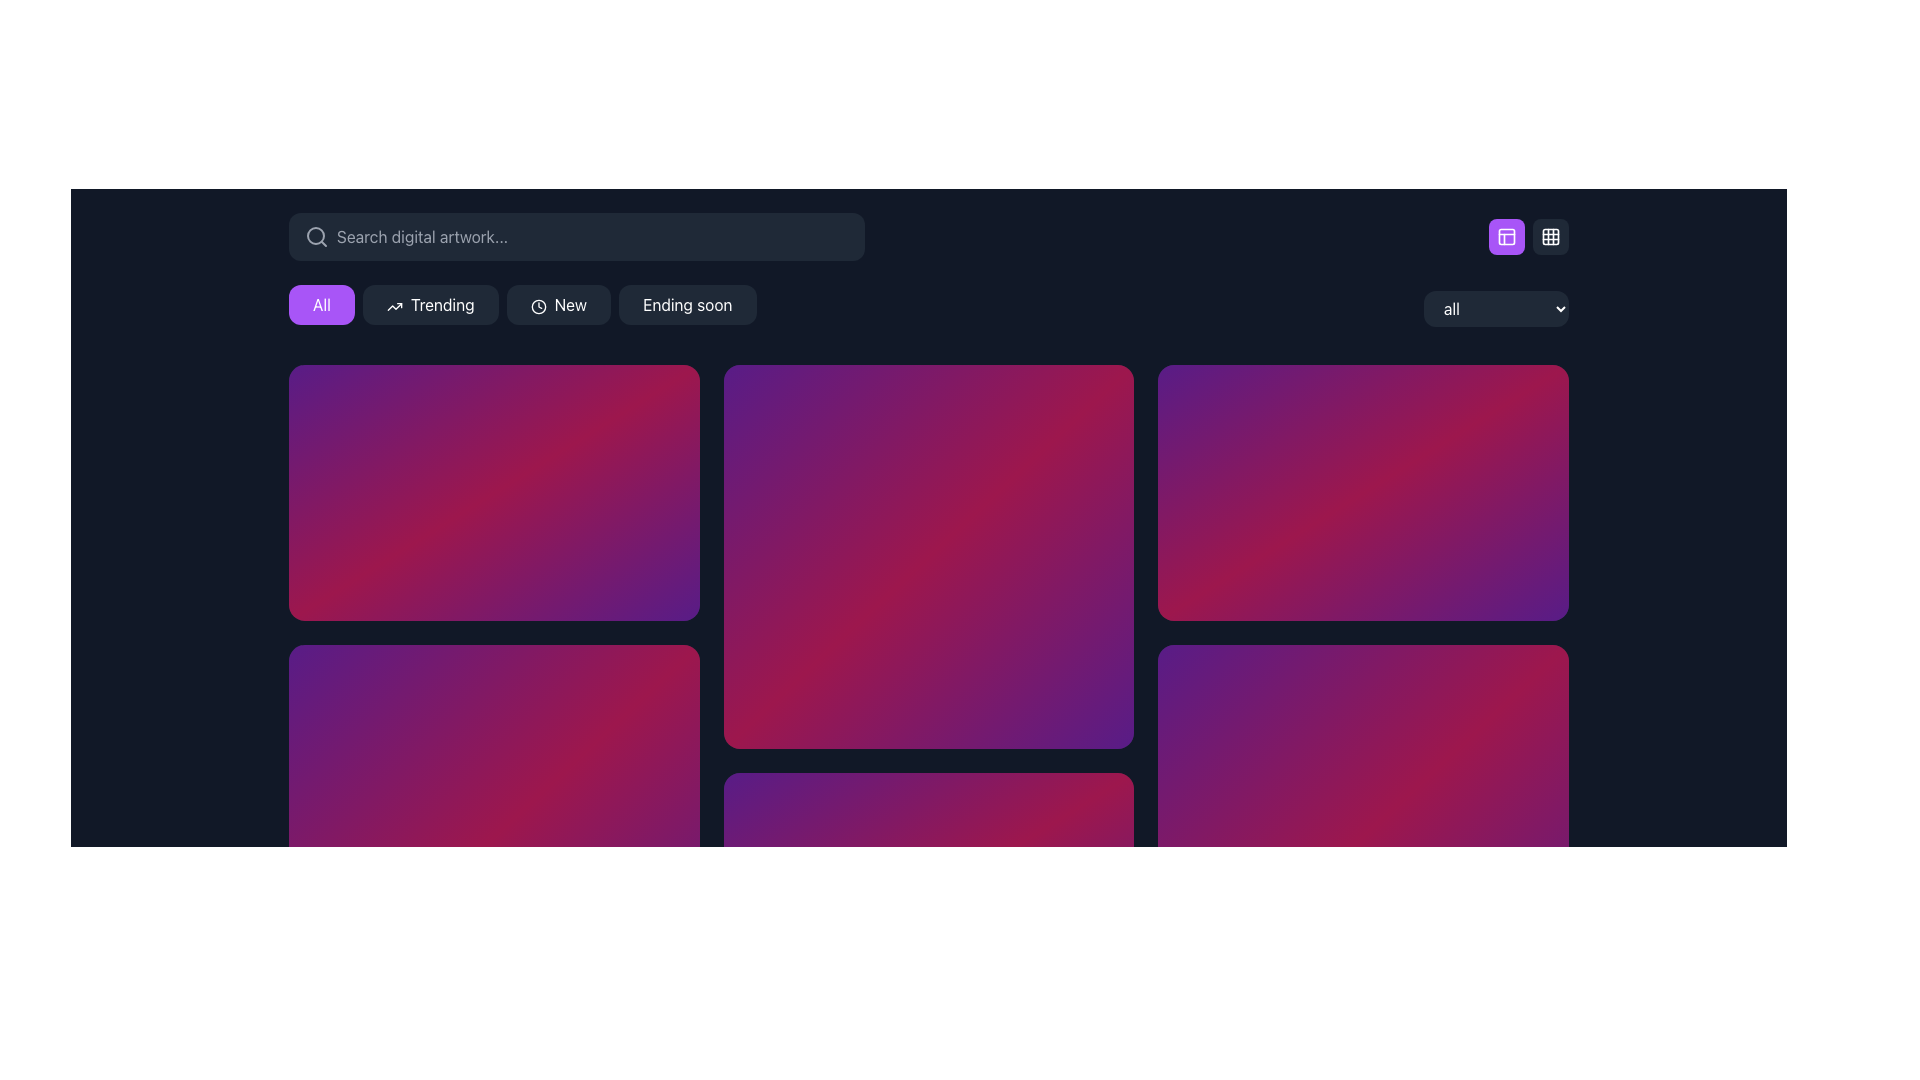 The height and width of the screenshot is (1080, 1920). I want to click on the central square SVG rectangle with rounded corners in the top-right corner of the interface, so click(1549, 235).